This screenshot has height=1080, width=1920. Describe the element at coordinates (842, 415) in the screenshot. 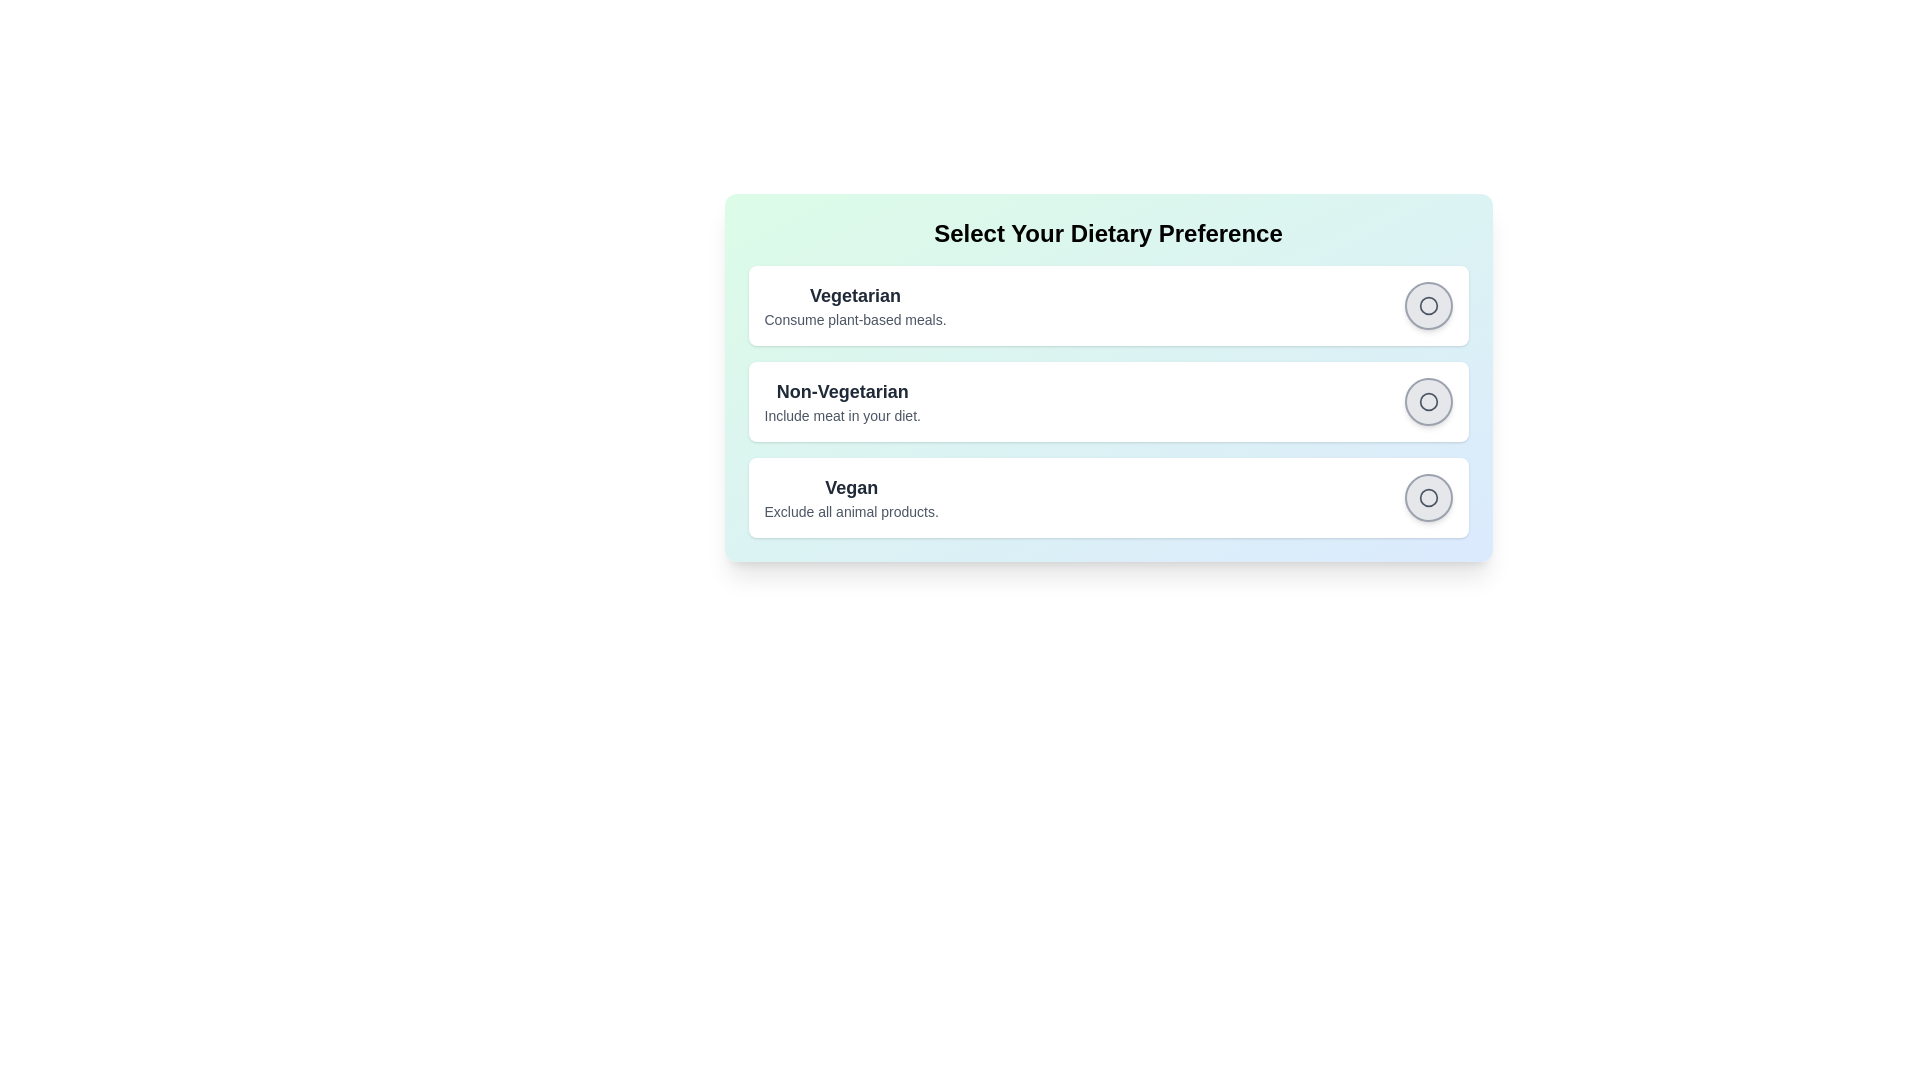

I see `the static text label displaying 'Include meat in your diet.', which is styled in gray and located under the 'Non-Vegetarian' header` at that location.